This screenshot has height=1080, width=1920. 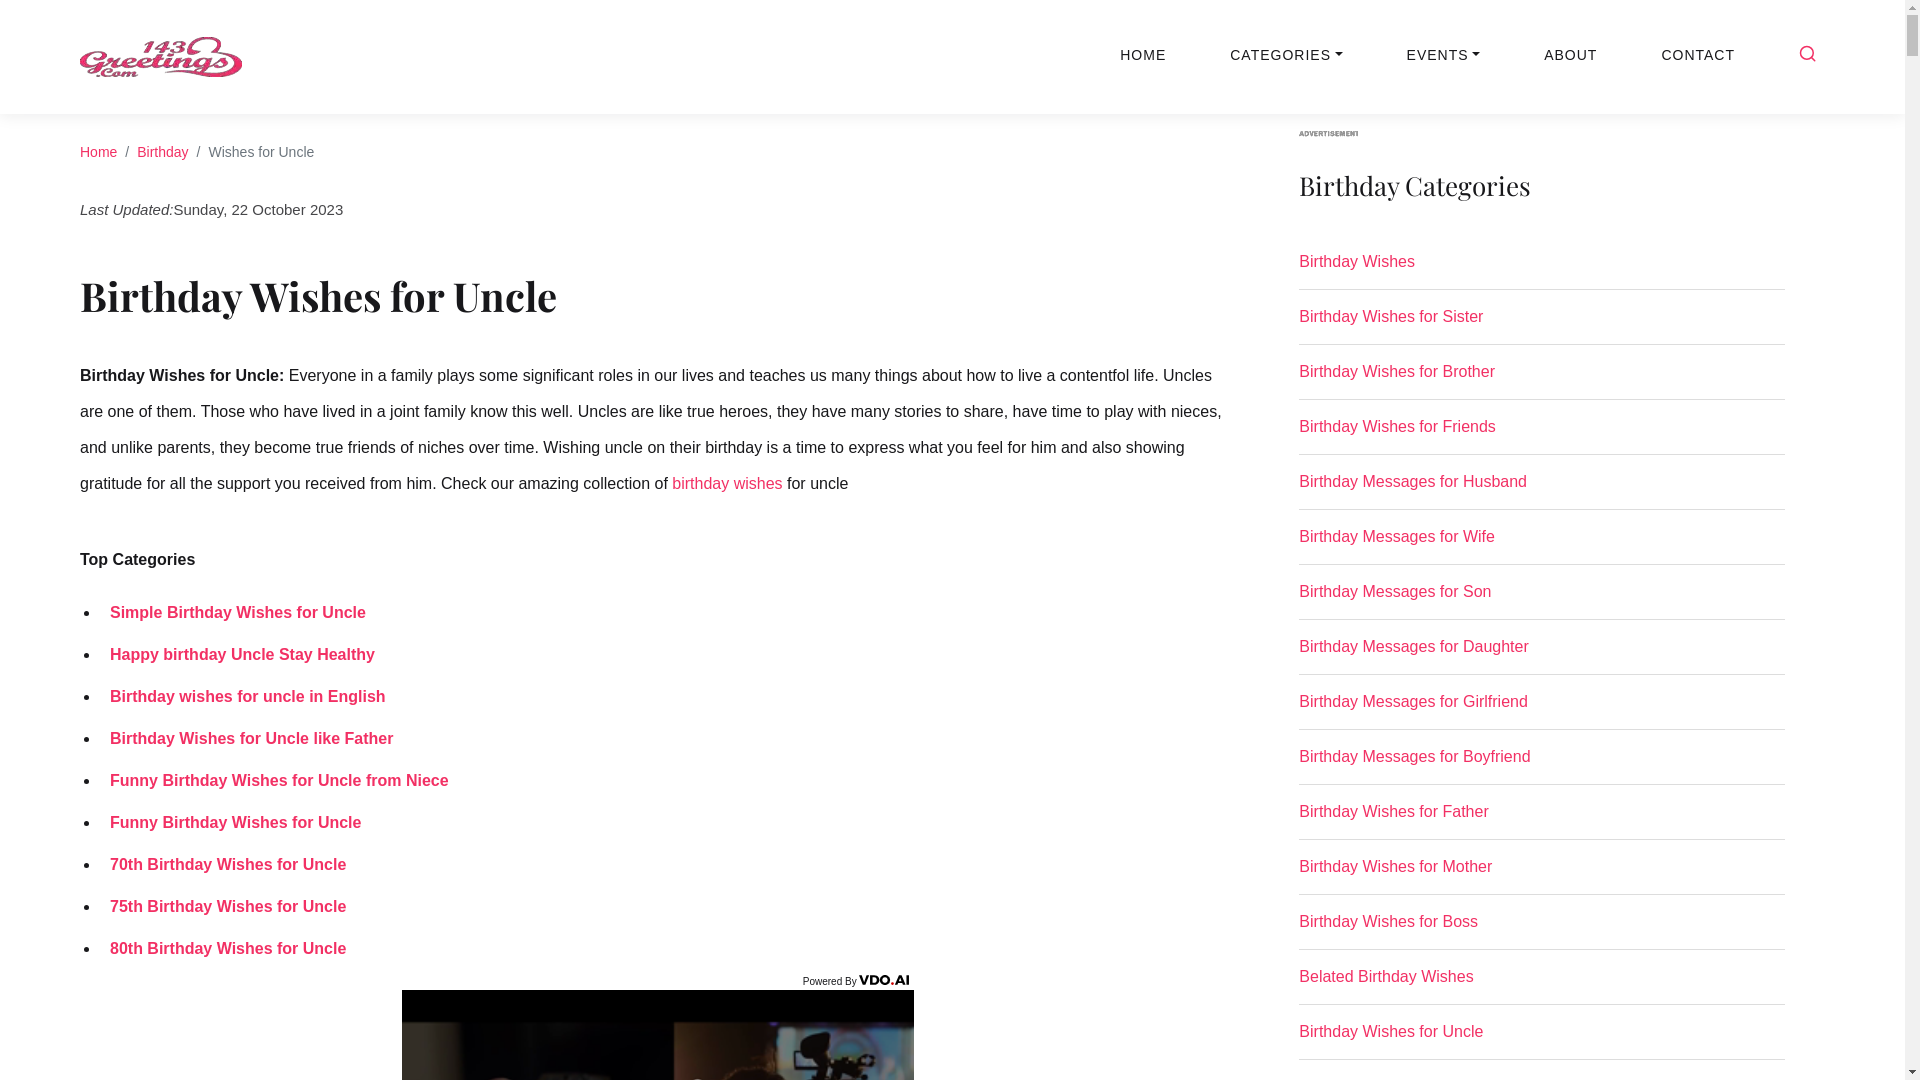 What do you see at coordinates (1697, 54) in the screenshot?
I see `'CONTACT'` at bounding box center [1697, 54].